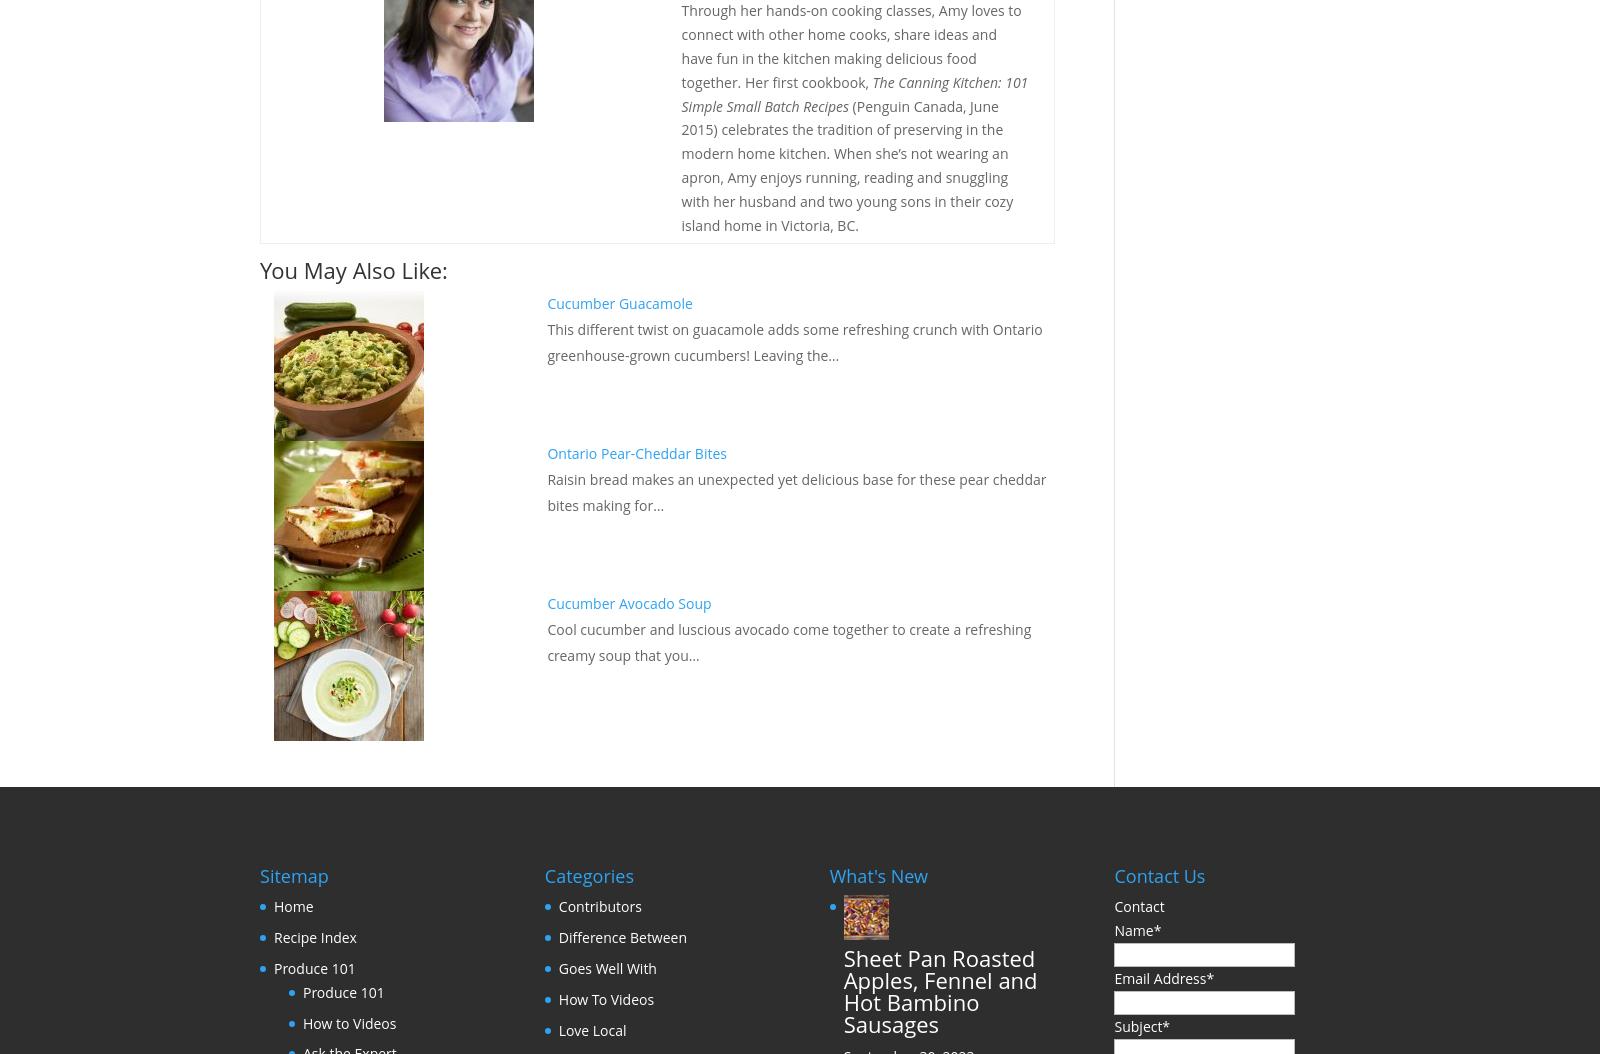 Image resolution: width=1600 pixels, height=1054 pixels. What do you see at coordinates (1114, 977) in the screenshot?
I see `'Email Address'` at bounding box center [1114, 977].